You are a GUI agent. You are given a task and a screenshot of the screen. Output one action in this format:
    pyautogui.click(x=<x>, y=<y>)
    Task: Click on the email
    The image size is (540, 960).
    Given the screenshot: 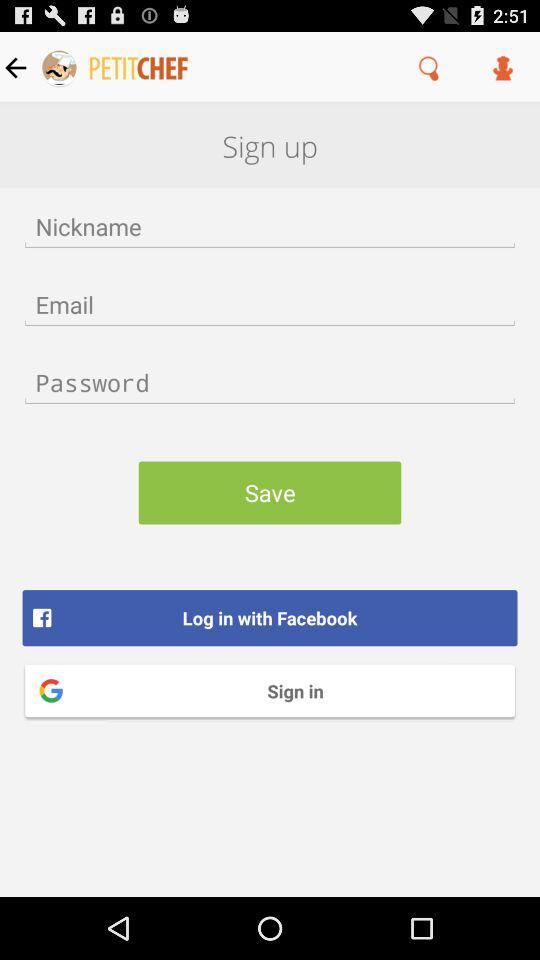 What is the action you would take?
    pyautogui.click(x=270, y=304)
    